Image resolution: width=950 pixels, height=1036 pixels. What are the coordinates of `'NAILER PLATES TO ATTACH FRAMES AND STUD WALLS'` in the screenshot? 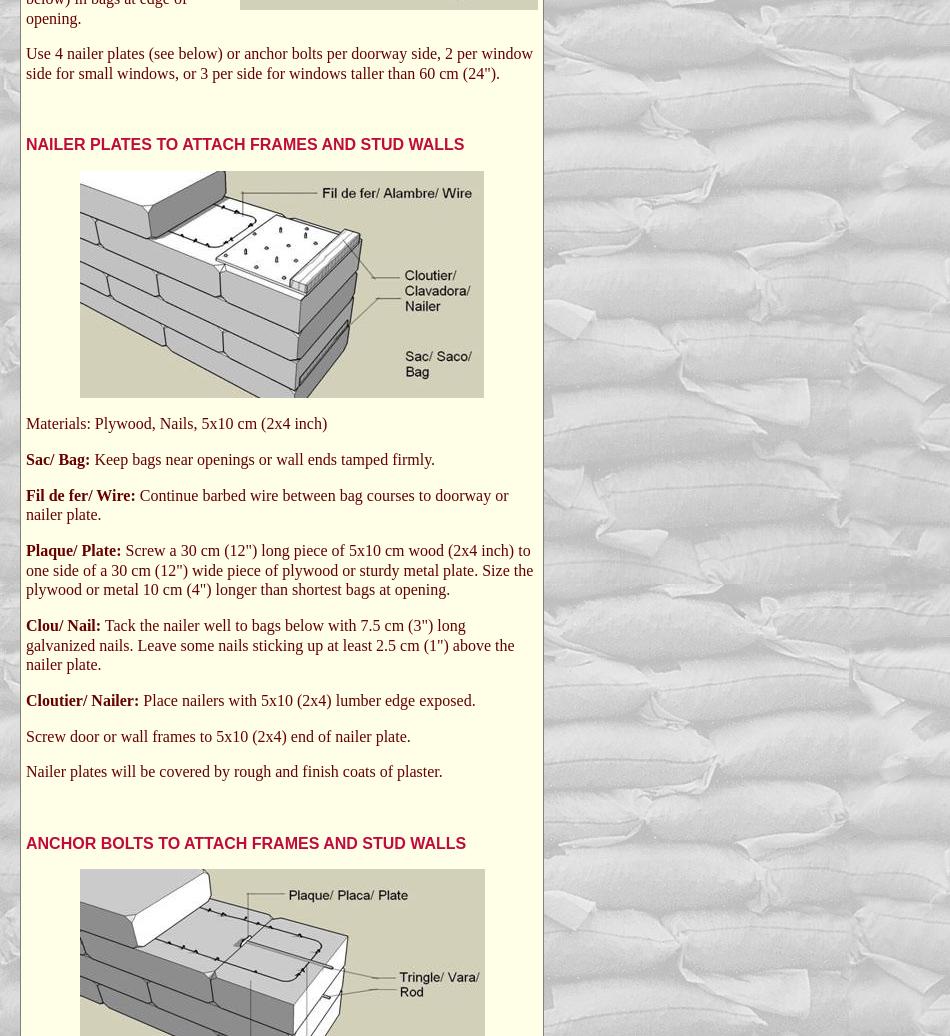 It's located at (244, 144).